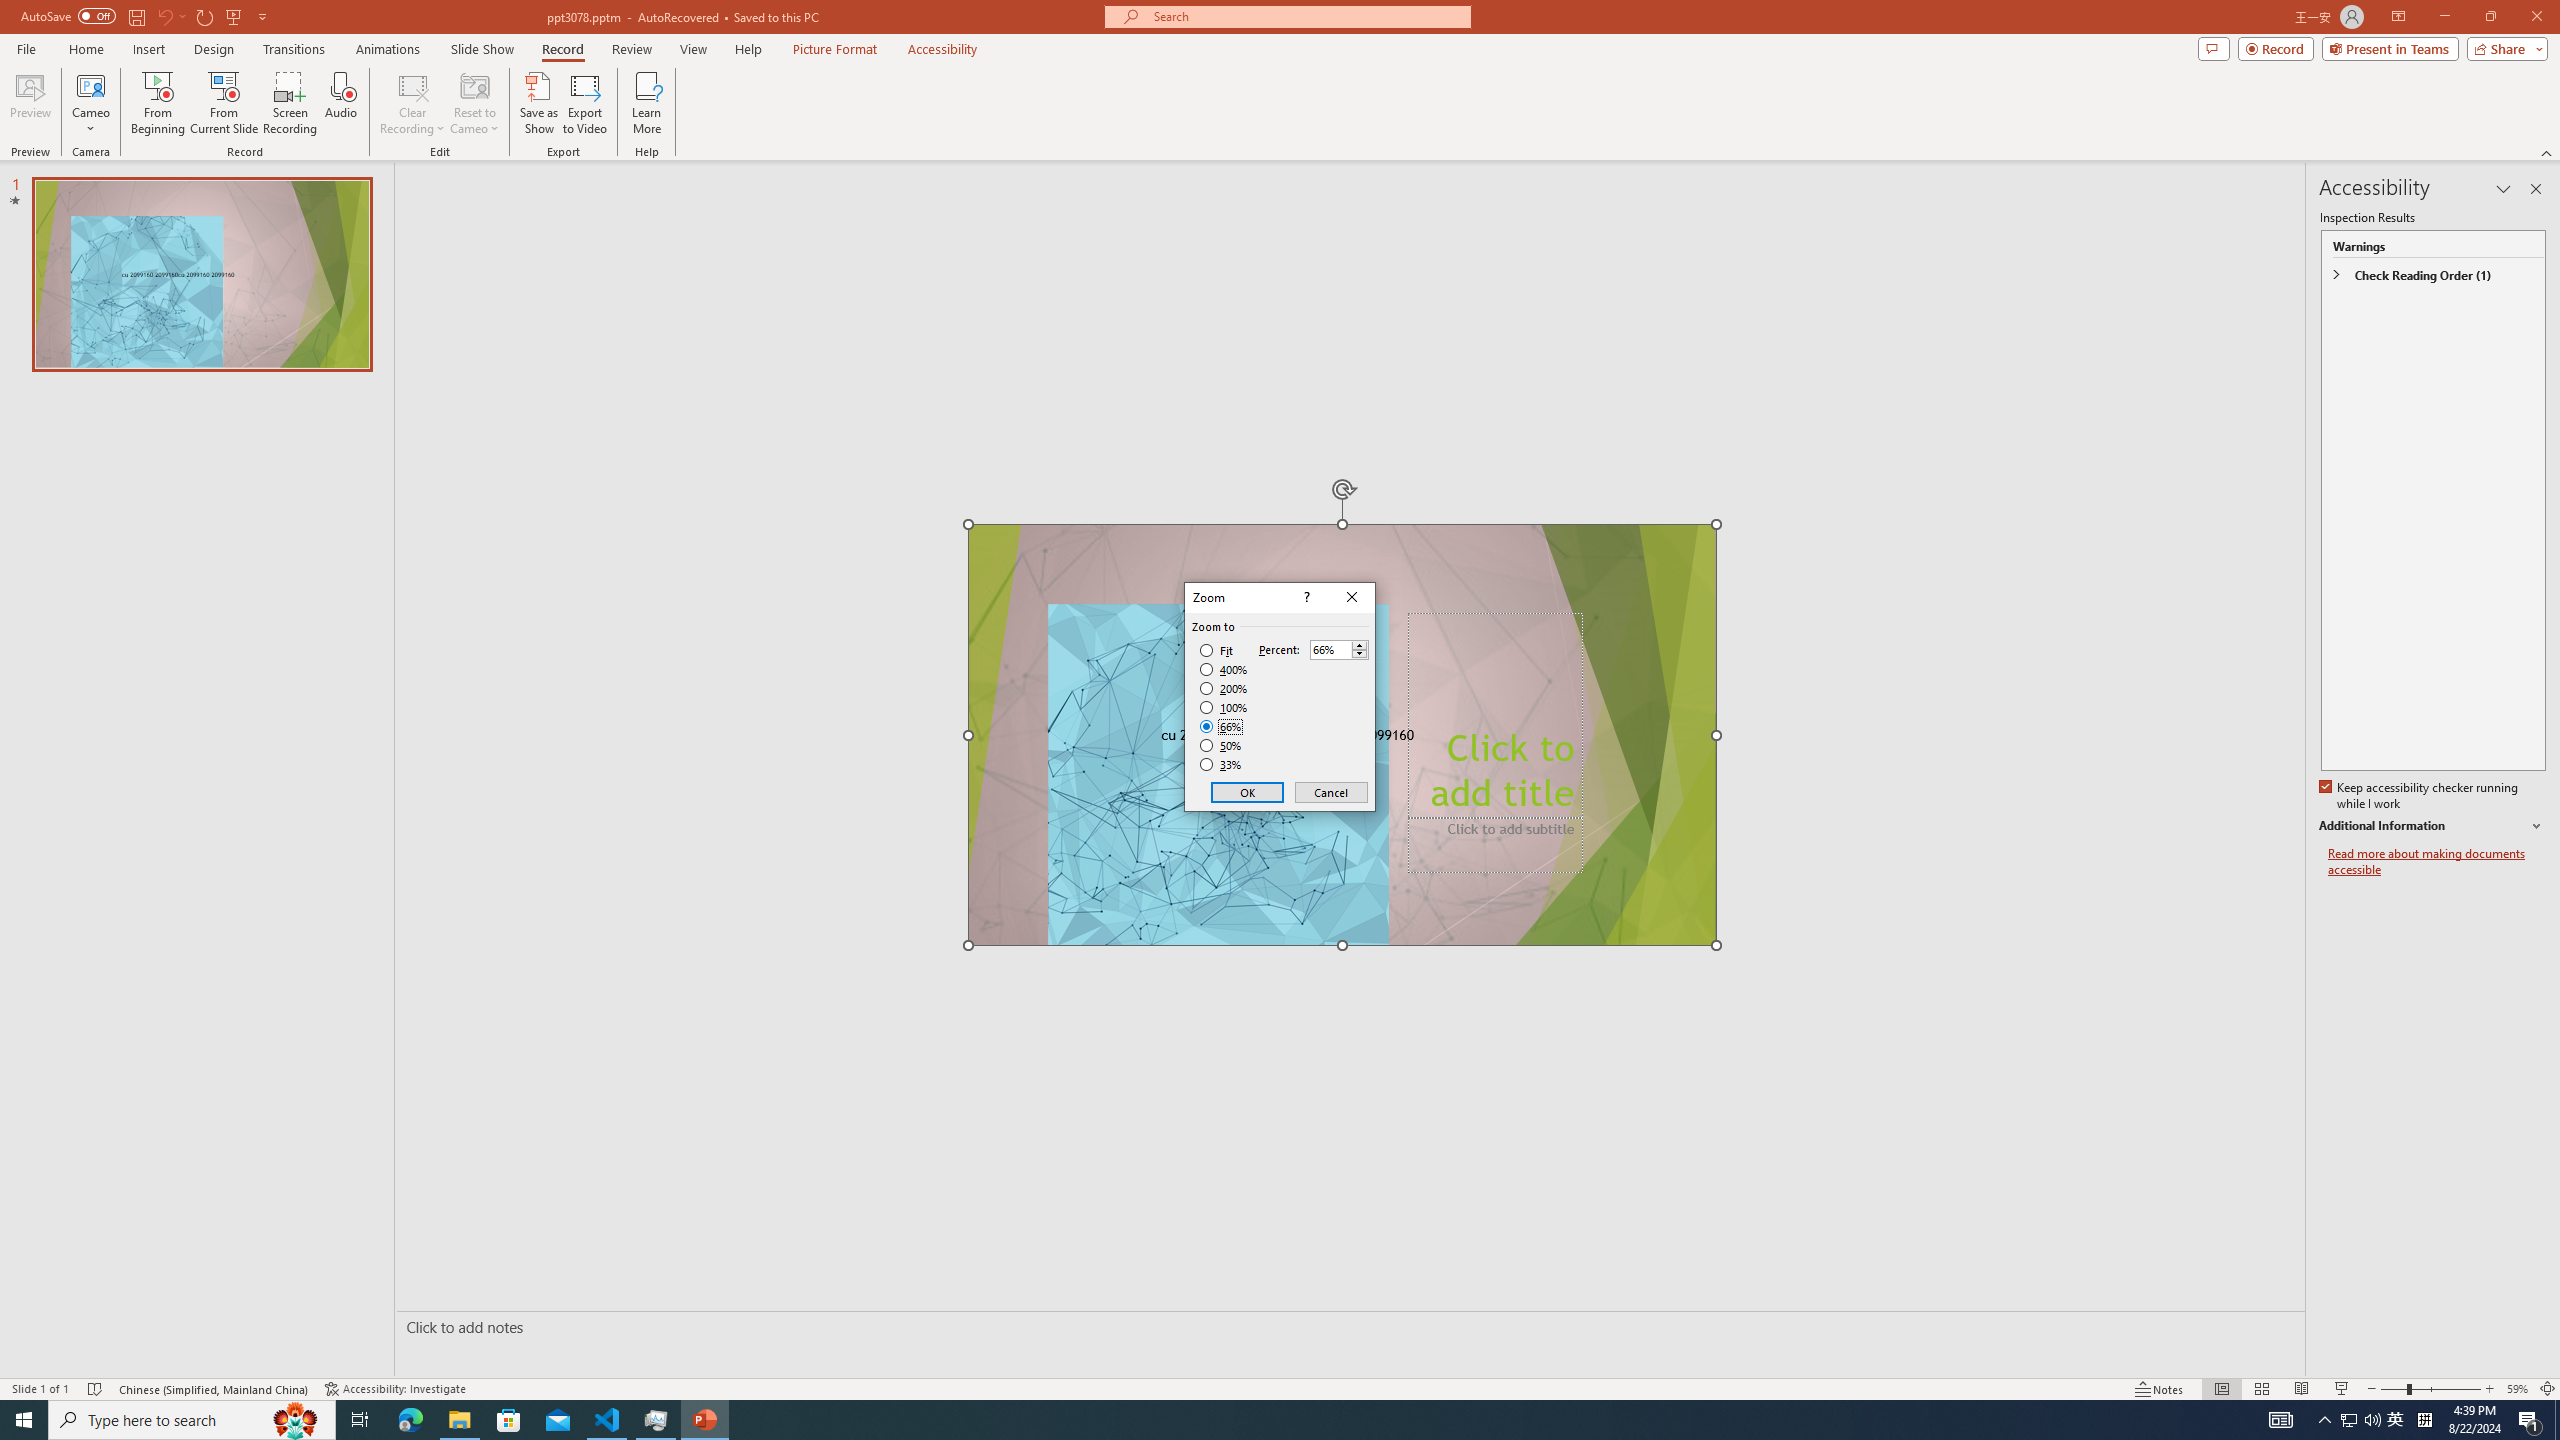  Describe the element at coordinates (1222, 765) in the screenshot. I see `'33%'` at that location.